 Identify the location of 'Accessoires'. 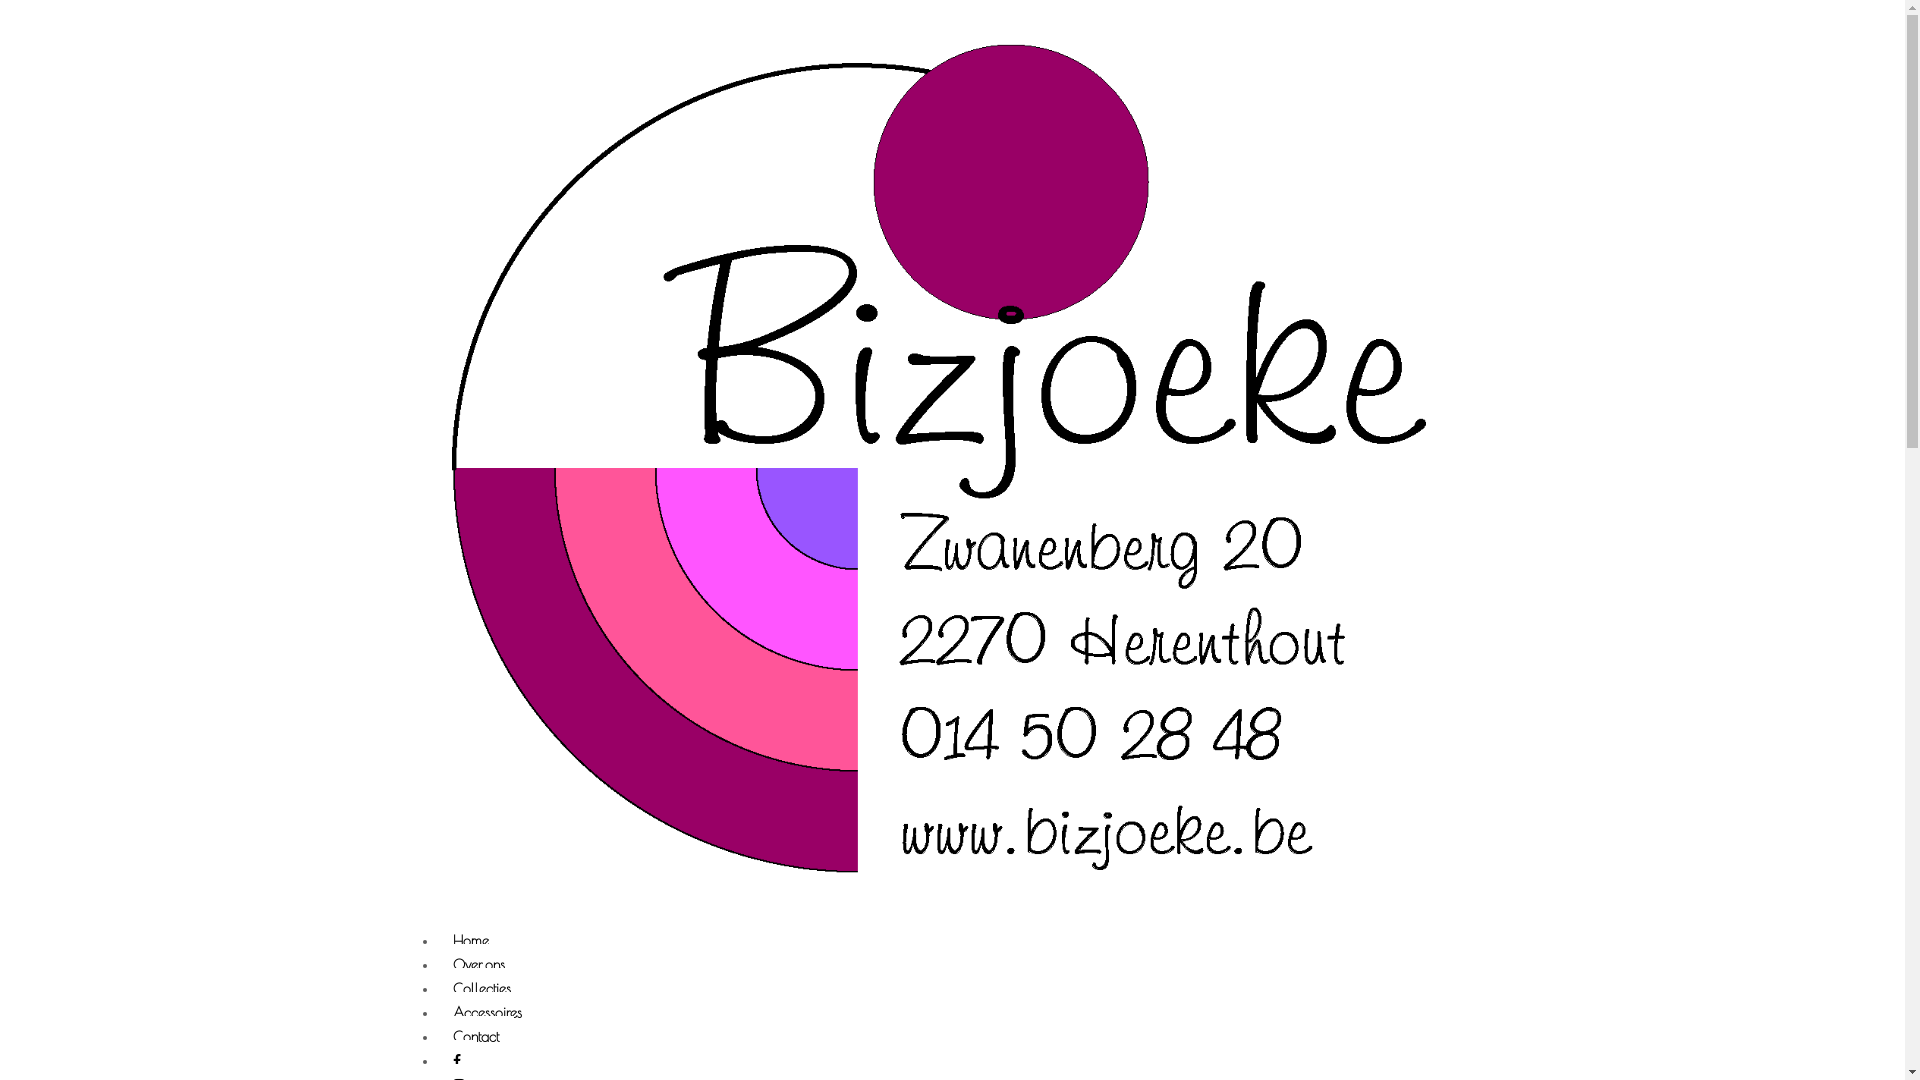
(487, 1014).